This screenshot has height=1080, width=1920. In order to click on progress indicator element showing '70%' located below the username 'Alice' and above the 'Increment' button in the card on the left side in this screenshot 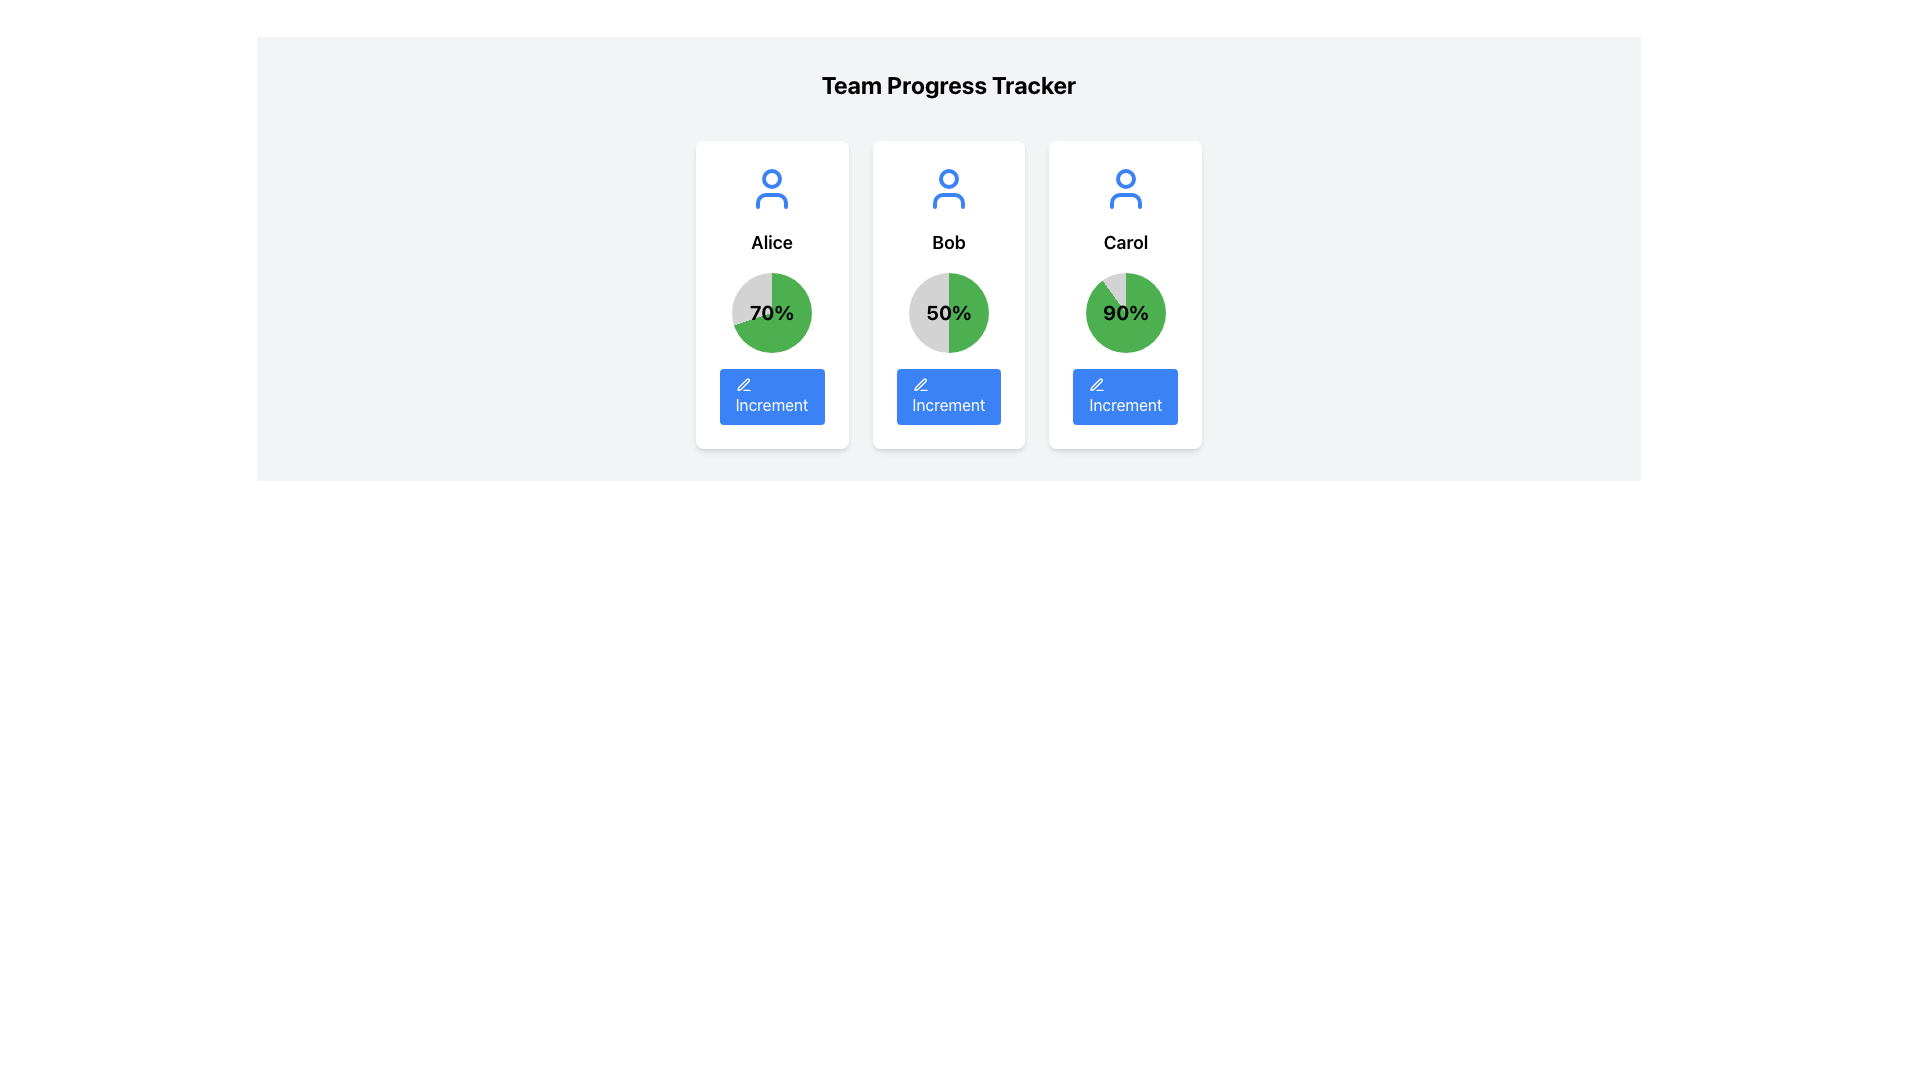, I will do `click(771, 312)`.